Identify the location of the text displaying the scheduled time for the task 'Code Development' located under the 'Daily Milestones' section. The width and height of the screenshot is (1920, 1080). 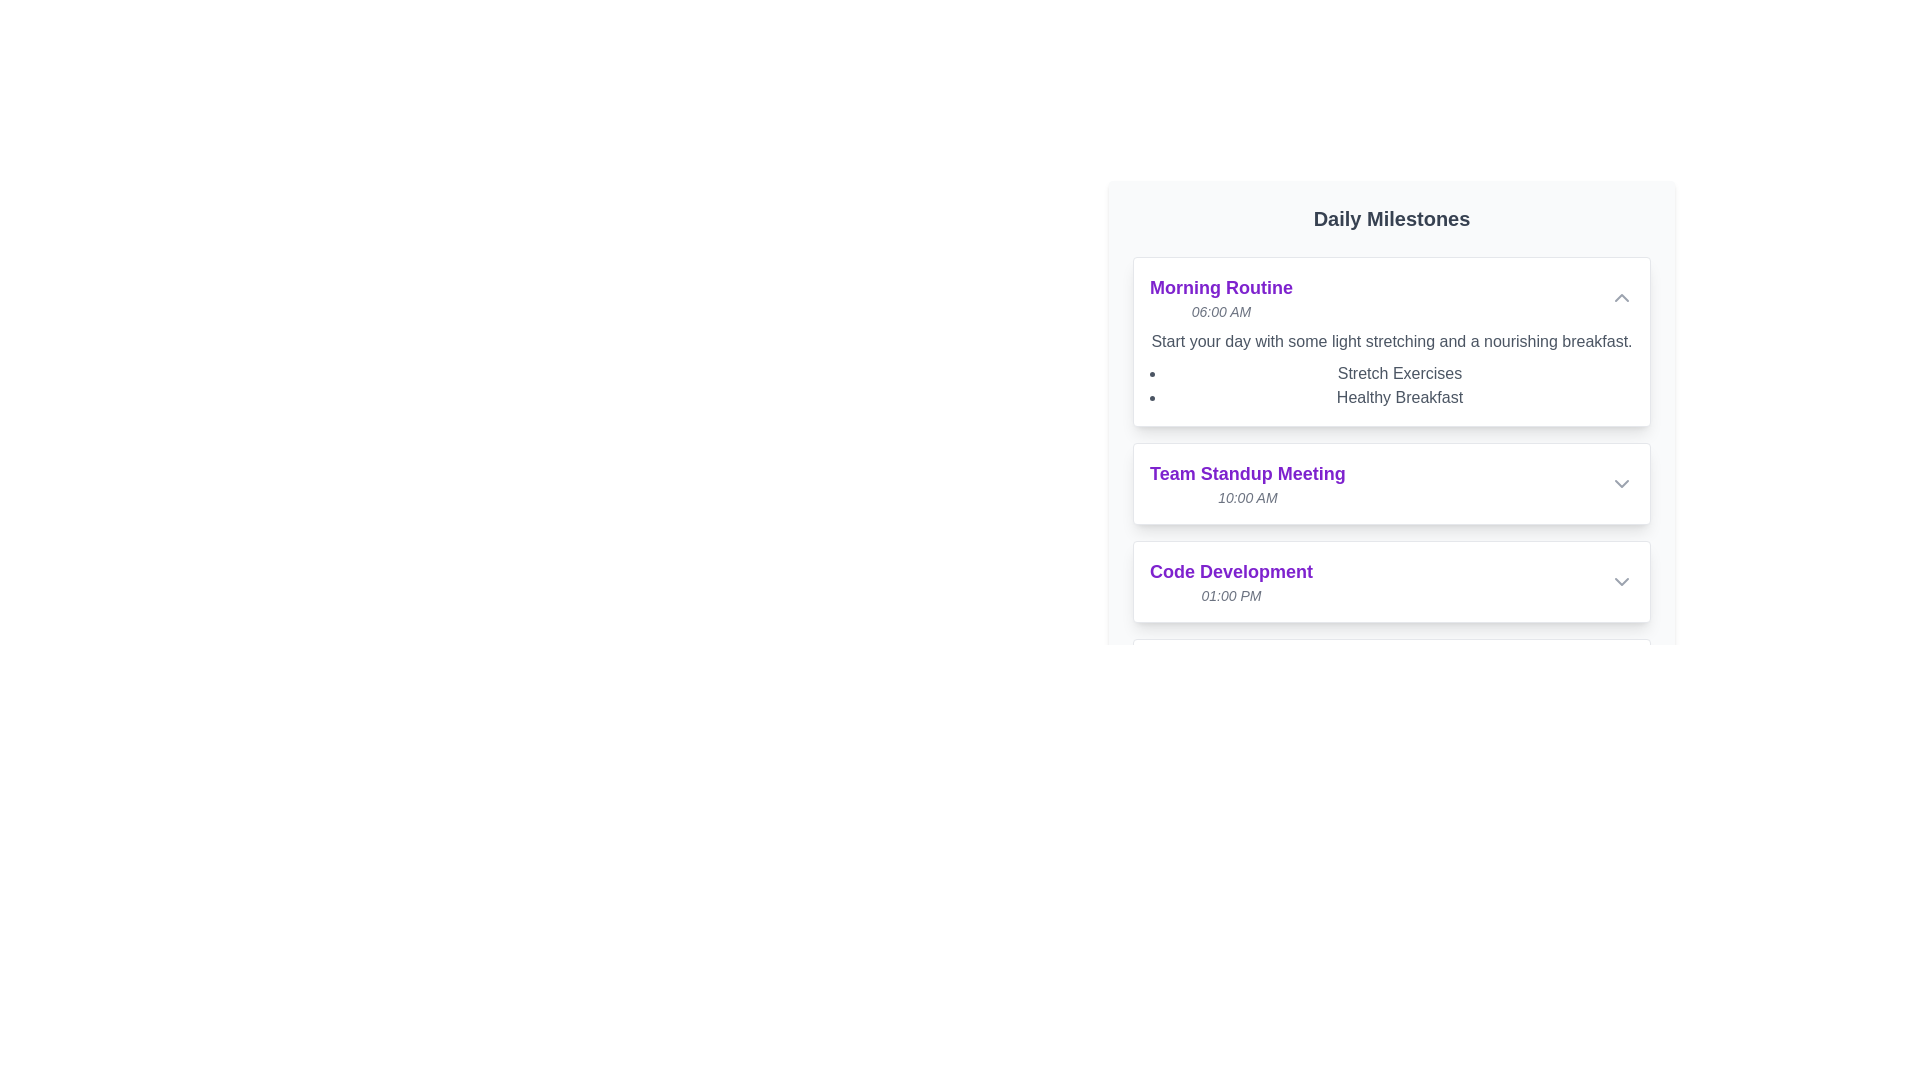
(1230, 595).